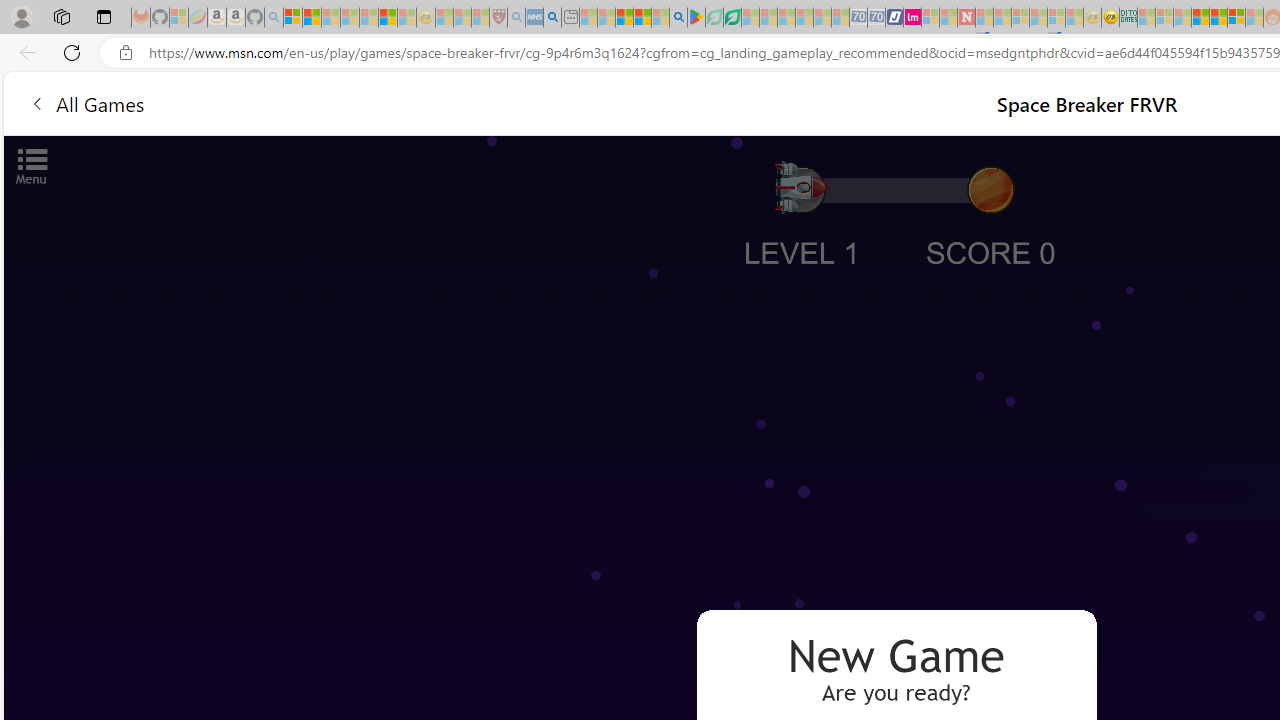 The height and width of the screenshot is (720, 1280). I want to click on 'Bluey: Let', so click(696, 17).